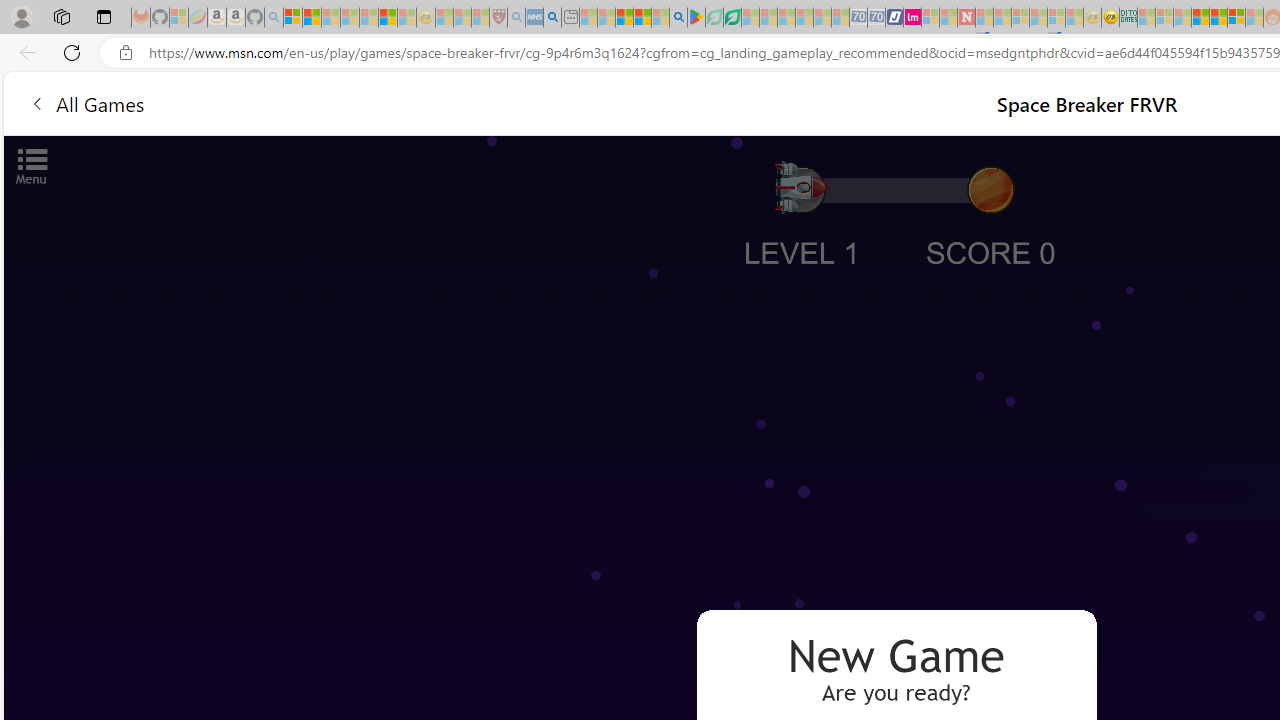 The height and width of the screenshot is (720, 1280). I want to click on 'Bluey: Let', so click(696, 17).